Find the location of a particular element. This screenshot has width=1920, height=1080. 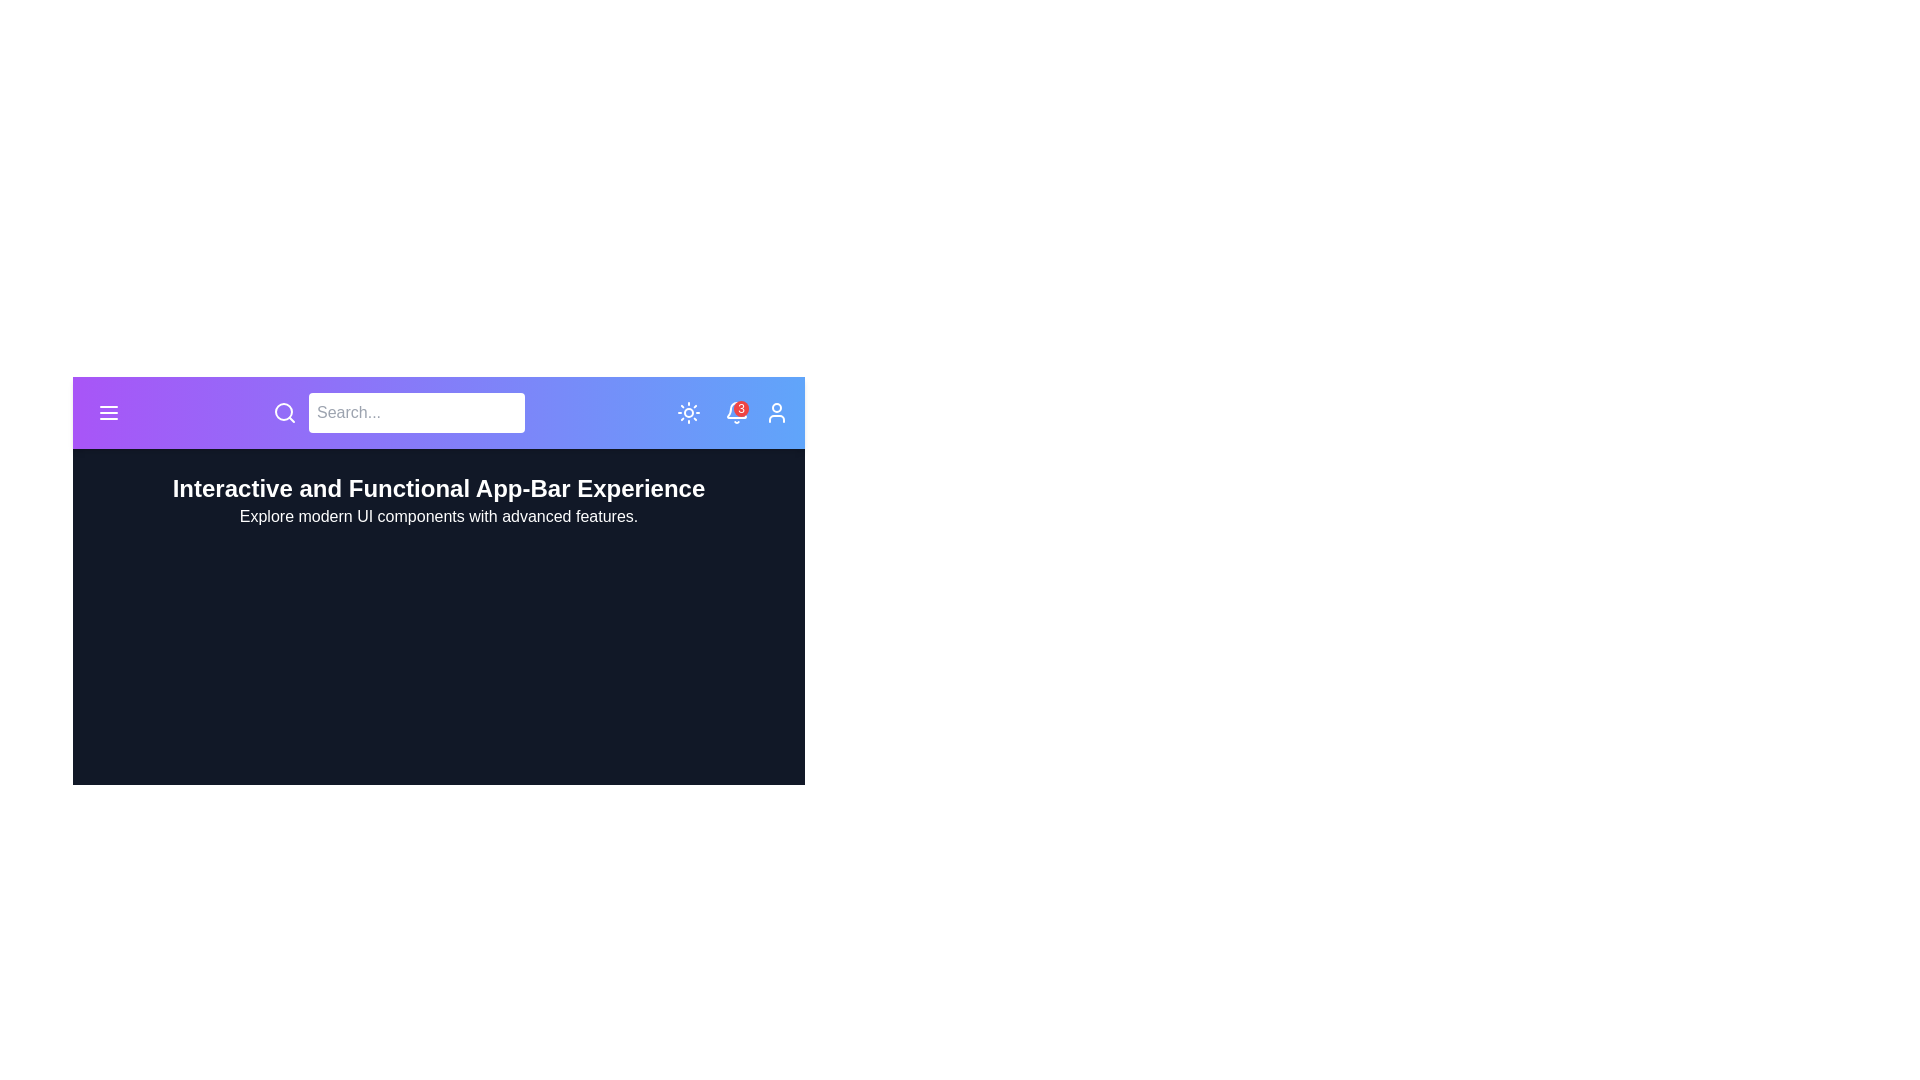

the theme toggle button to switch between light and dark modes is located at coordinates (689, 411).